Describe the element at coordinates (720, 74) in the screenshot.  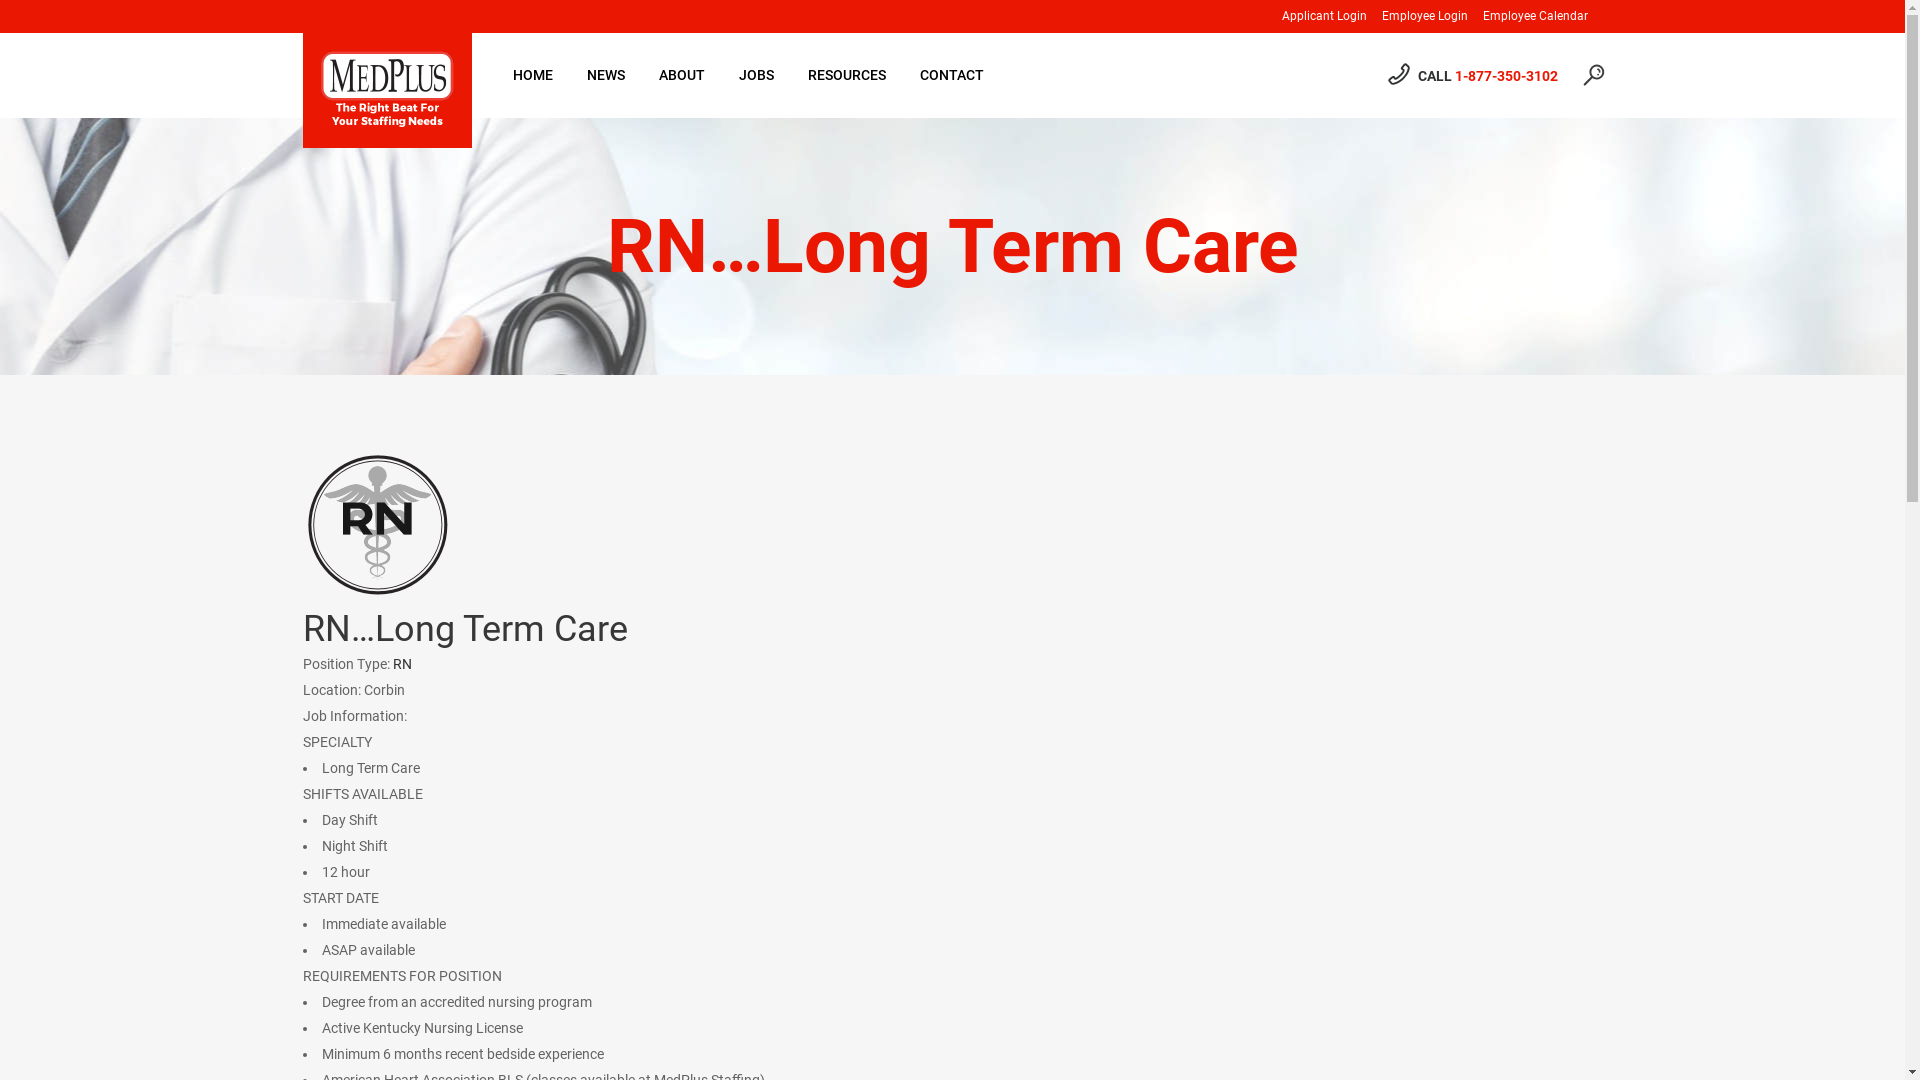
I see `'JOBS'` at that location.